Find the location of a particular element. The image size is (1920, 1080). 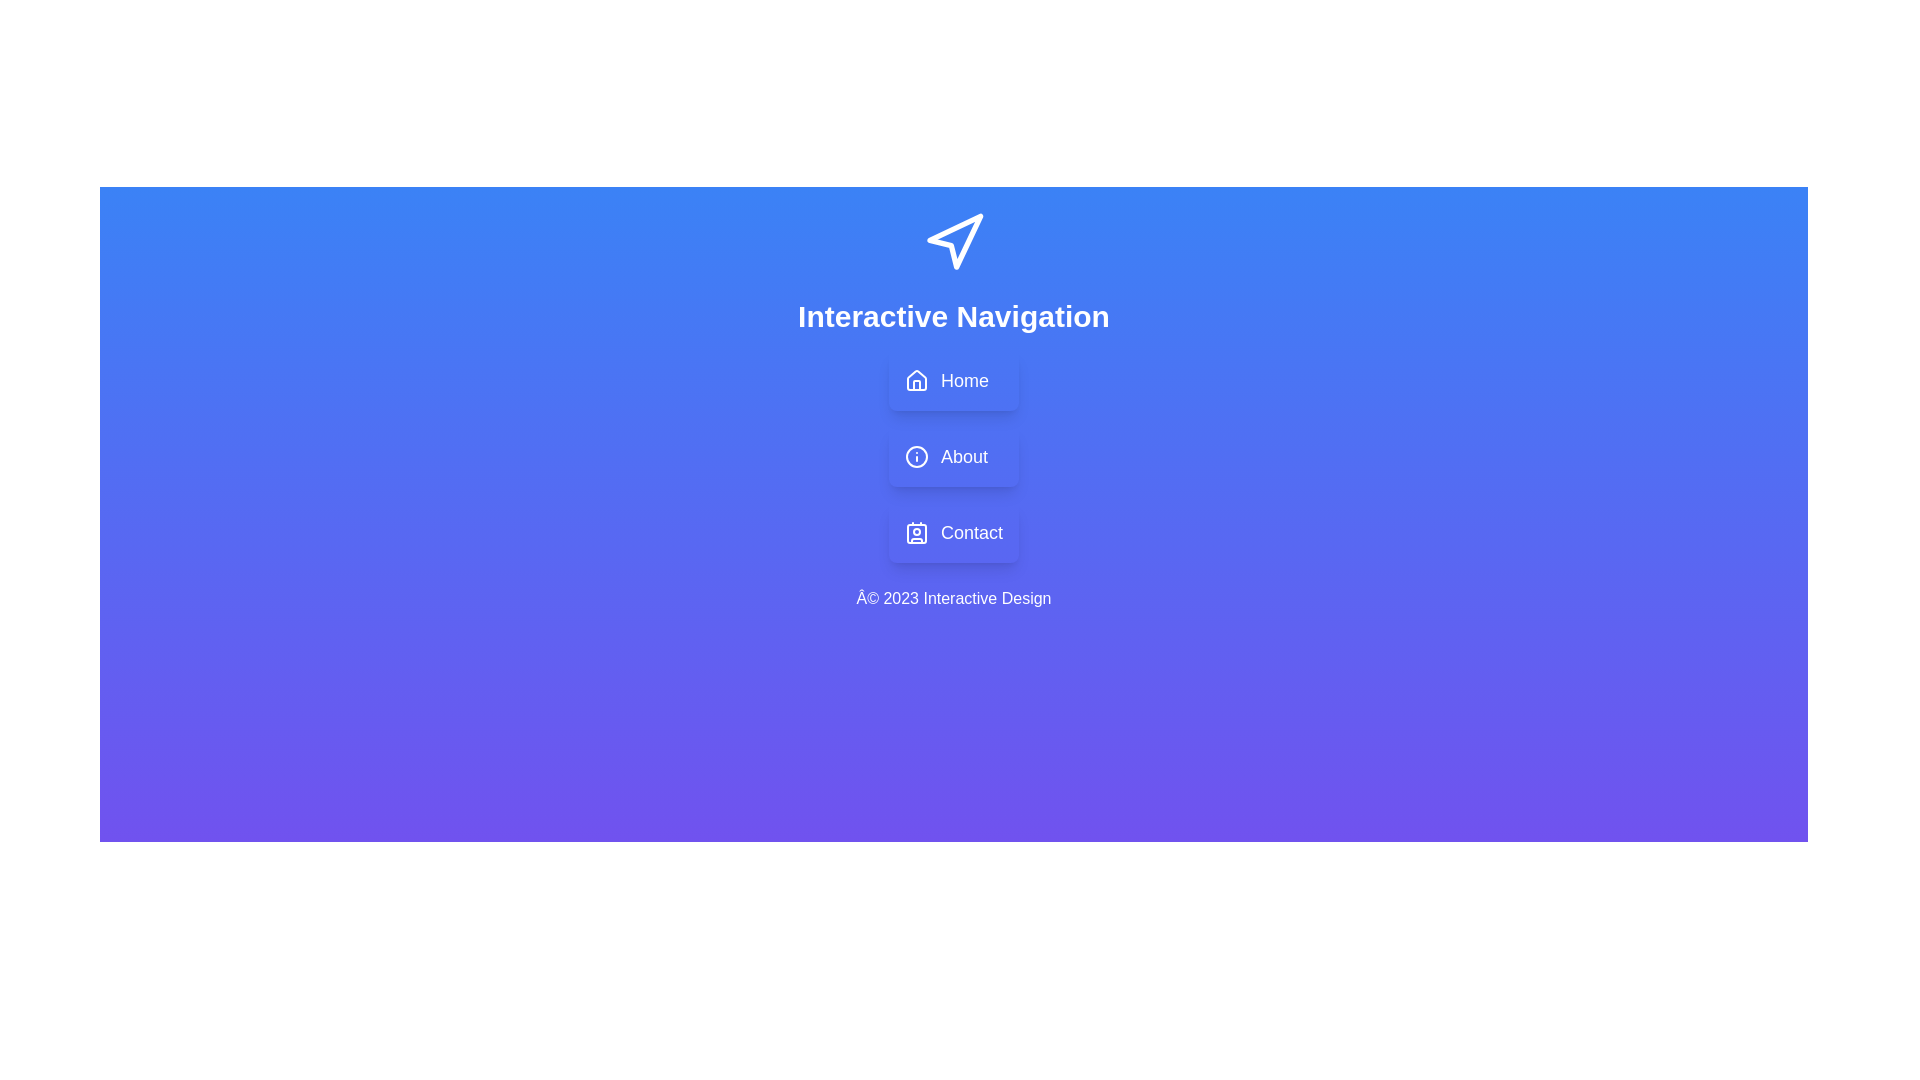

the SVG Icon representing the 'About' button in the vertical navigation list, which has a round-edged circular boundary with a vertical slash and a small dot above it is located at coordinates (915, 456).